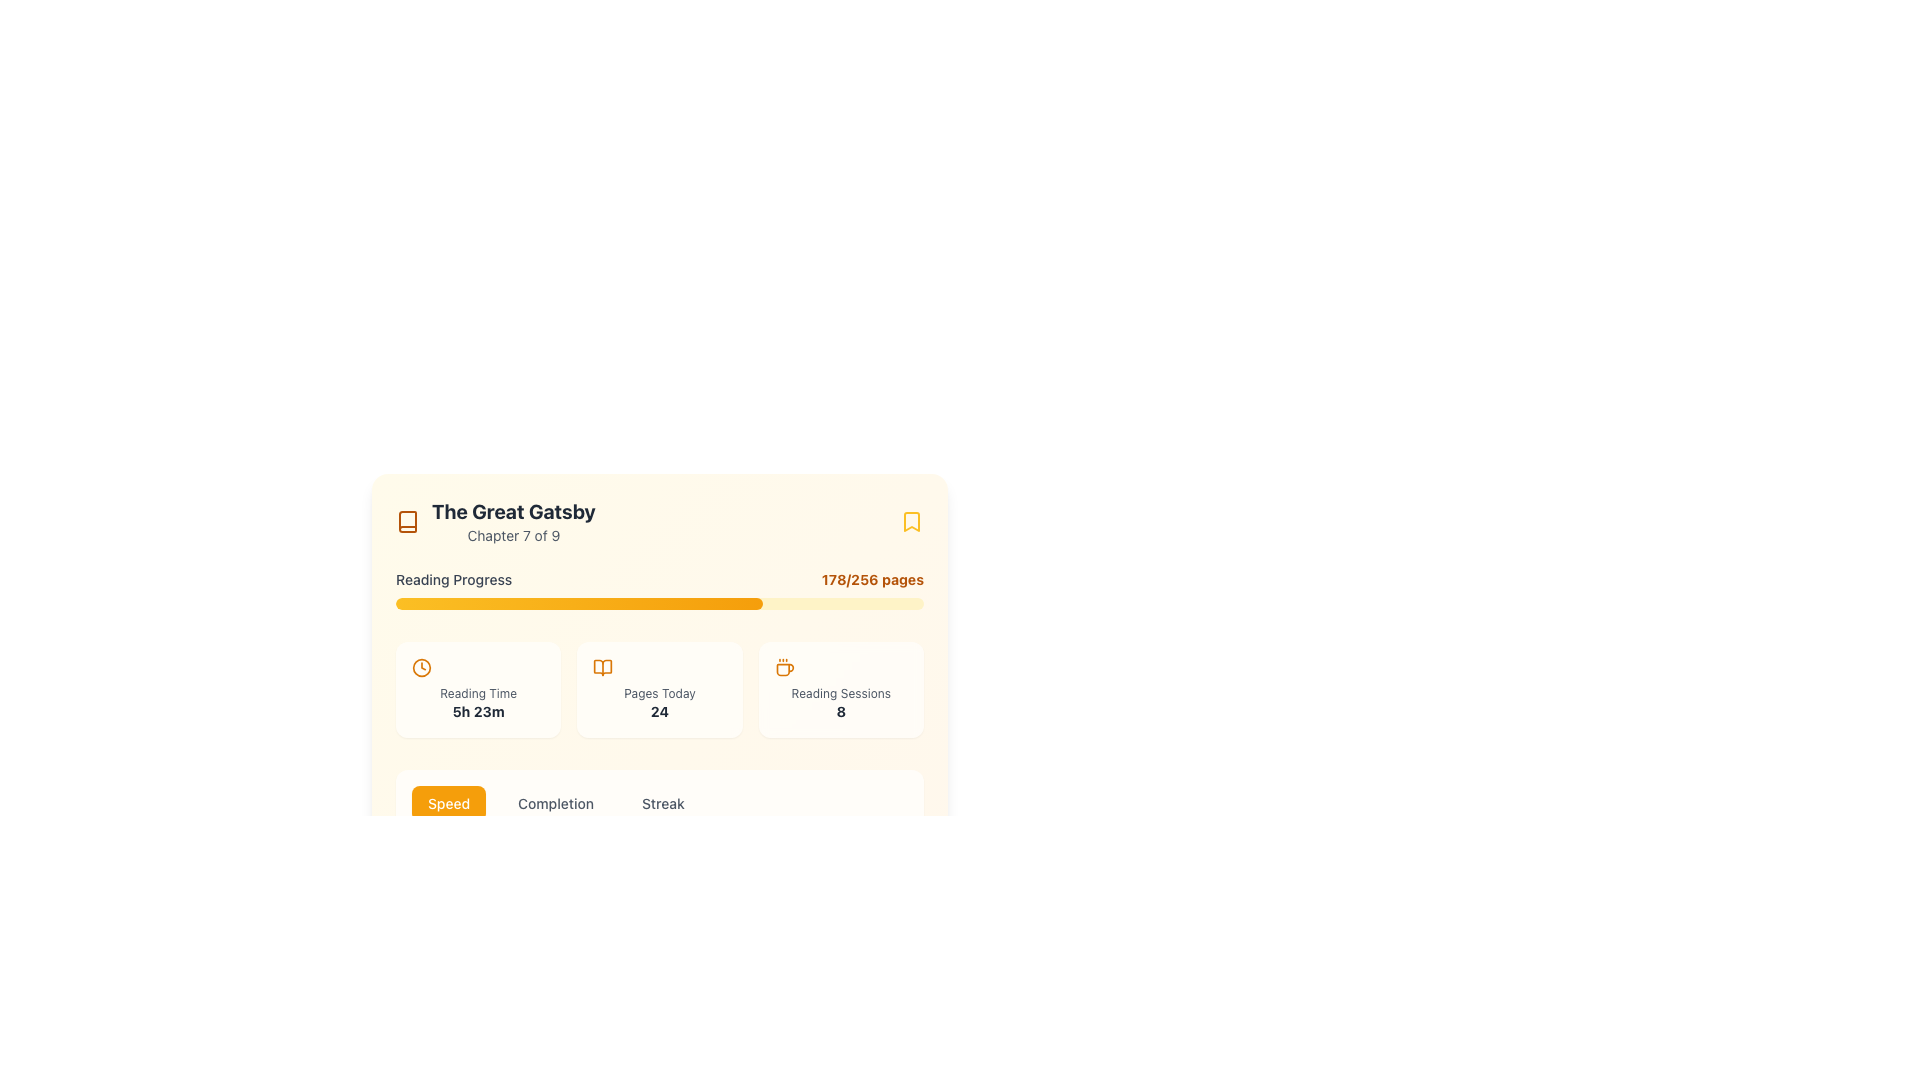  What do you see at coordinates (784, 670) in the screenshot?
I see `the decorative icon representing a coffee break associated with 'The Great Gatsby' located in the header section` at bounding box center [784, 670].